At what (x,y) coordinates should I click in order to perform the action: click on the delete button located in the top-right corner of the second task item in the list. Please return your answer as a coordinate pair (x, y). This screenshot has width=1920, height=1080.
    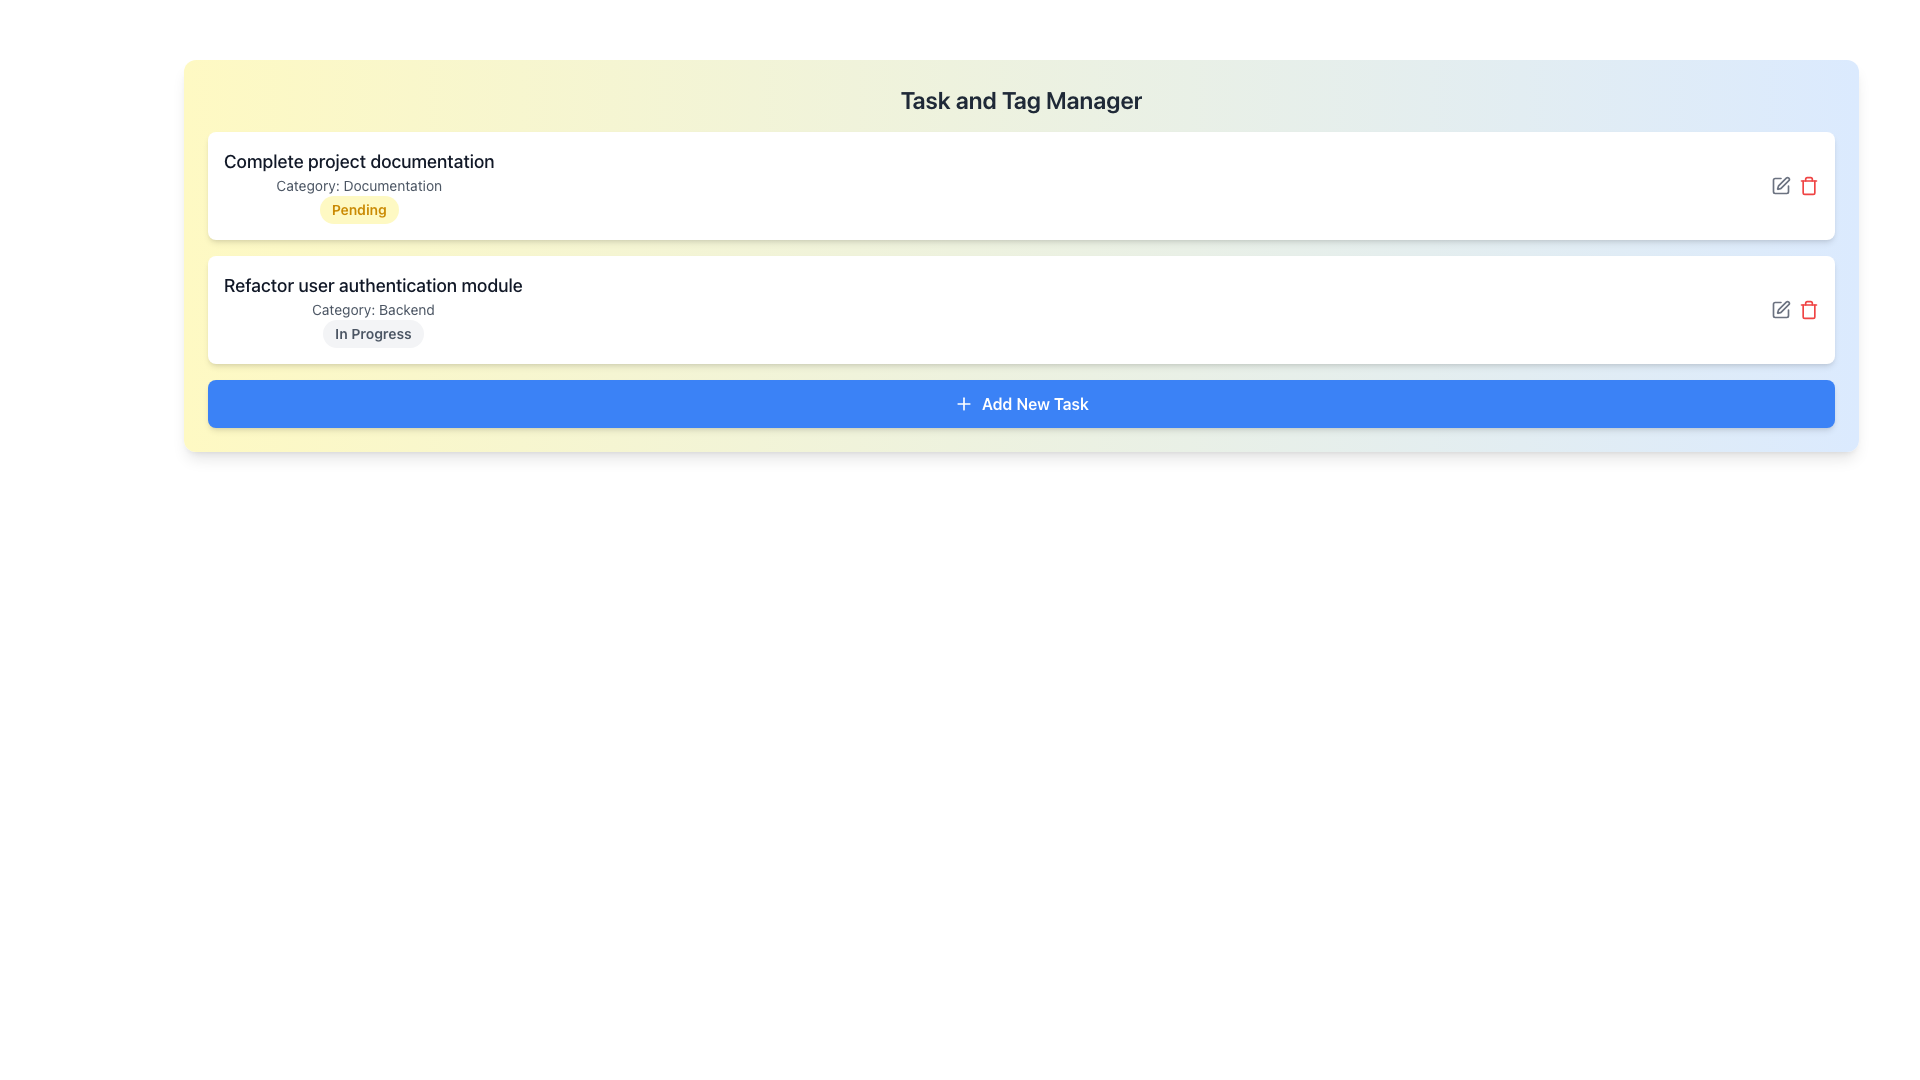
    Looking at the image, I should click on (1809, 185).